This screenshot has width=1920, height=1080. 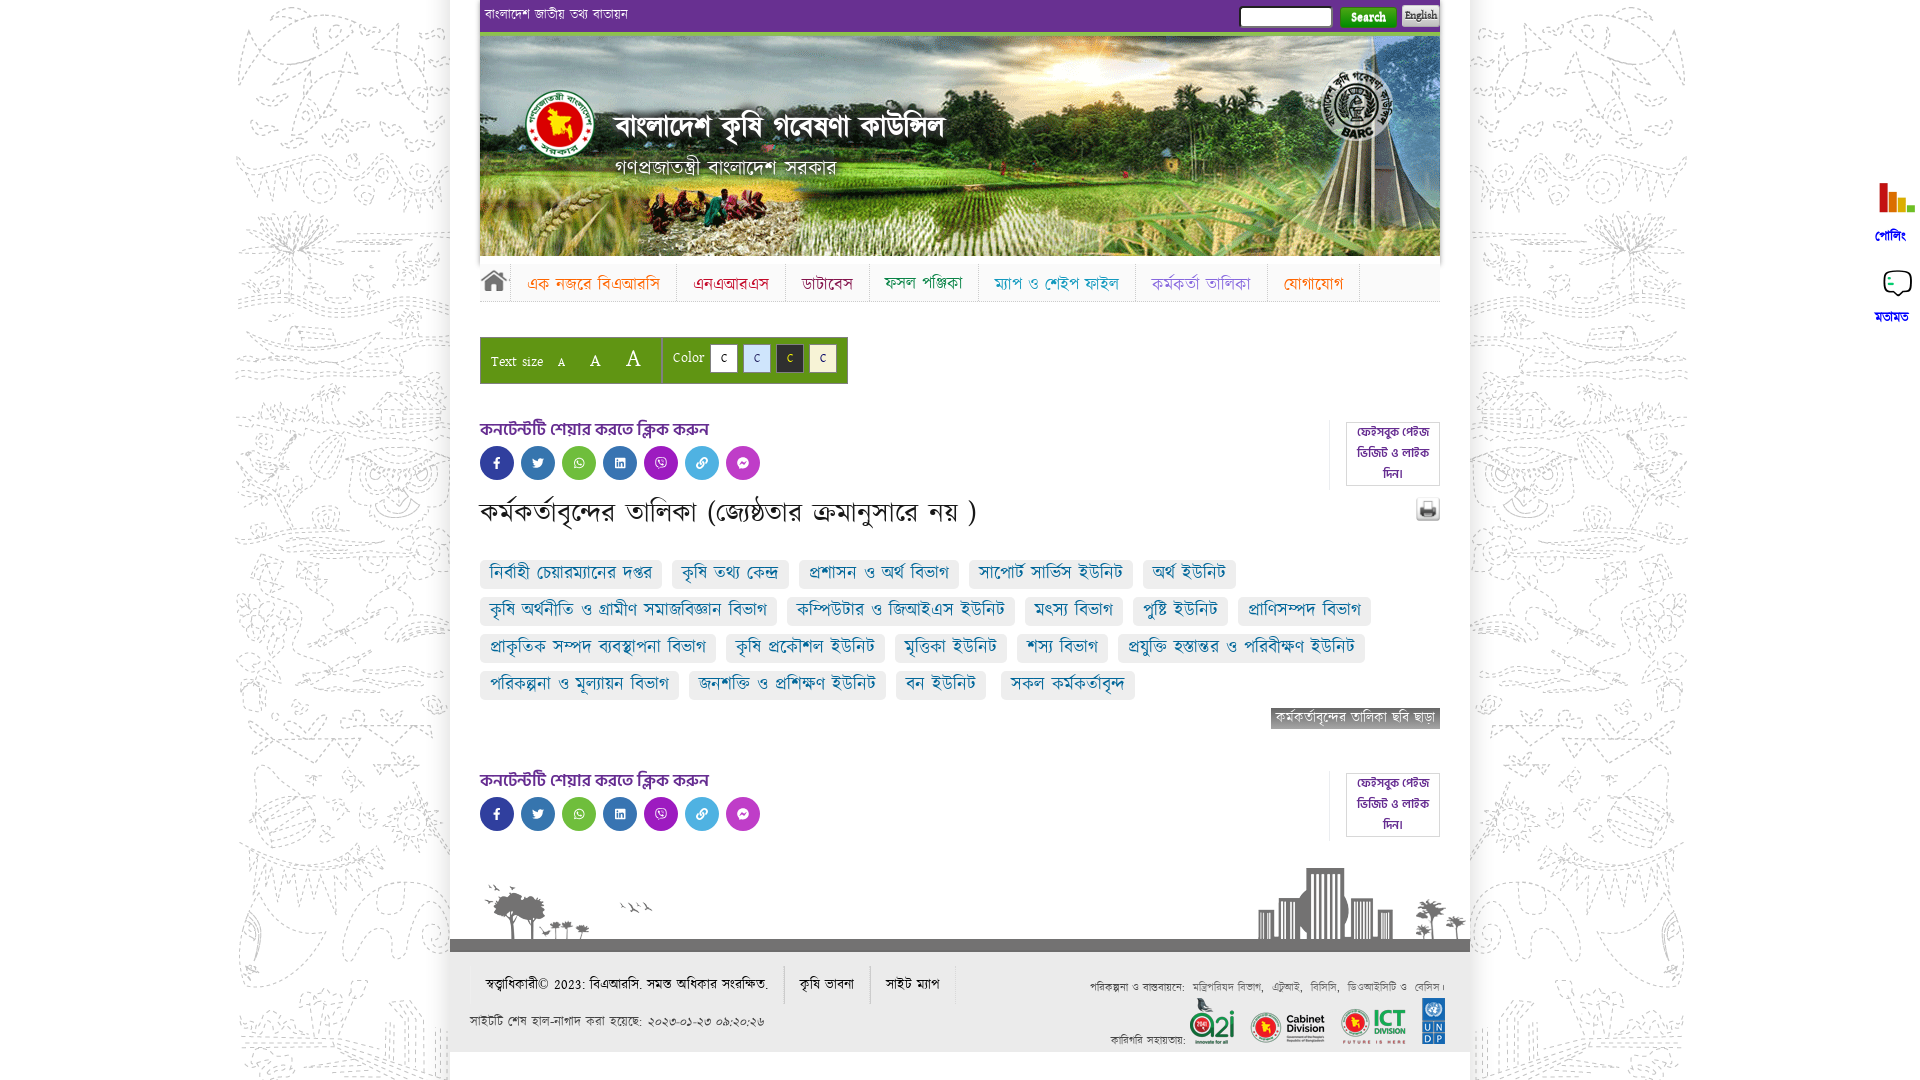 I want to click on 'Home', so click(x=494, y=280).